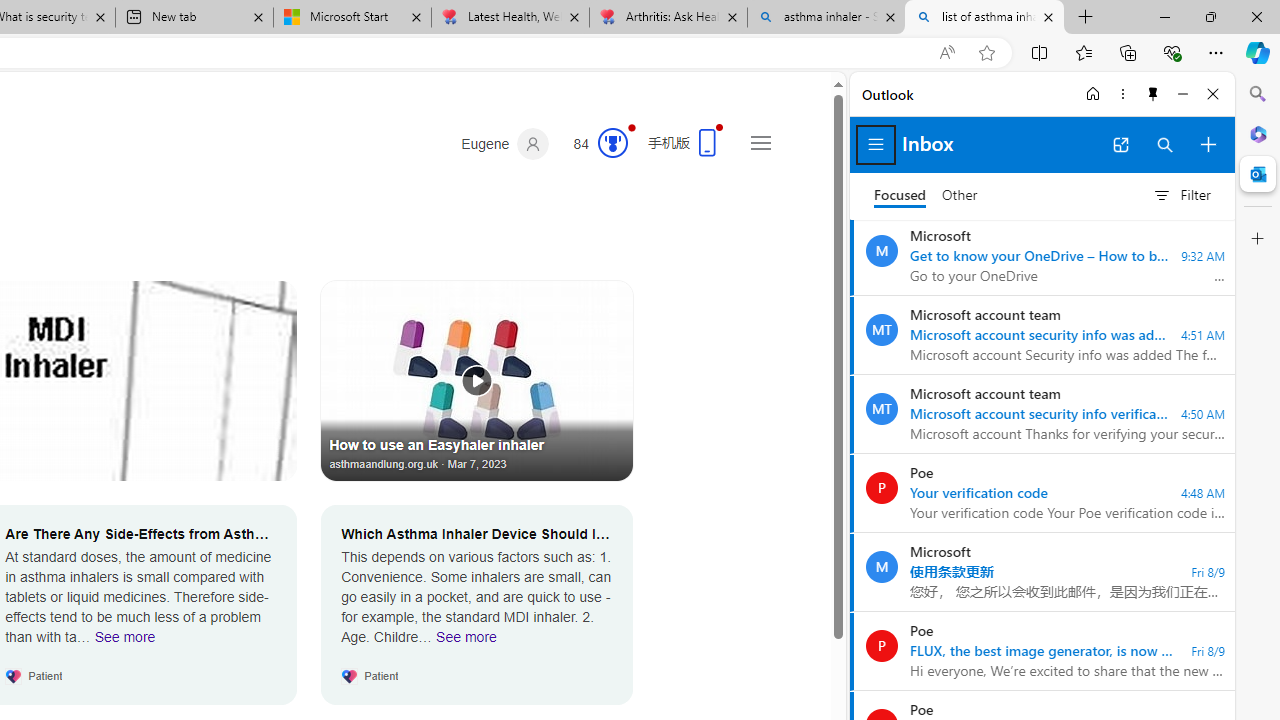 This screenshot has height=720, width=1280. Describe the element at coordinates (476, 380) in the screenshot. I see `'How to use an Easyhaler inhaler'` at that location.